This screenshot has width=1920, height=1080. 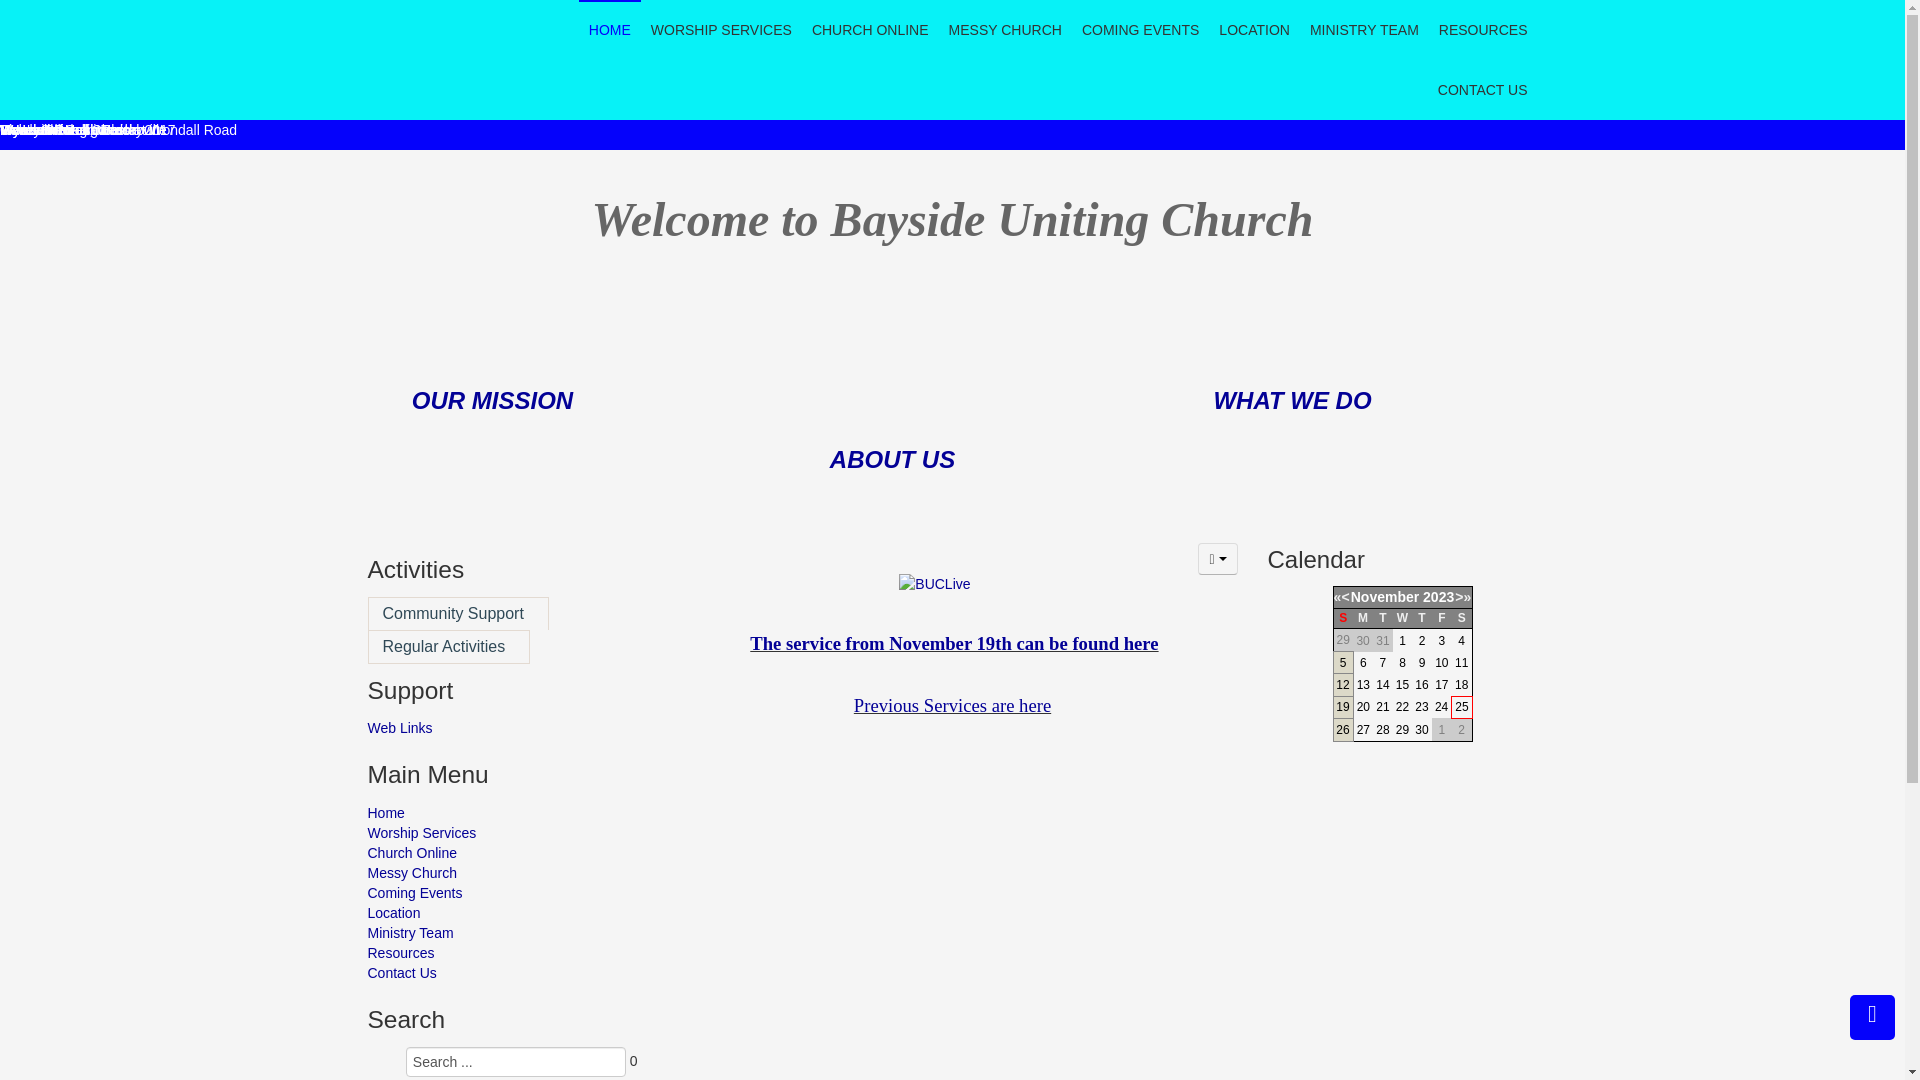 I want to click on '27', so click(x=1362, y=729).